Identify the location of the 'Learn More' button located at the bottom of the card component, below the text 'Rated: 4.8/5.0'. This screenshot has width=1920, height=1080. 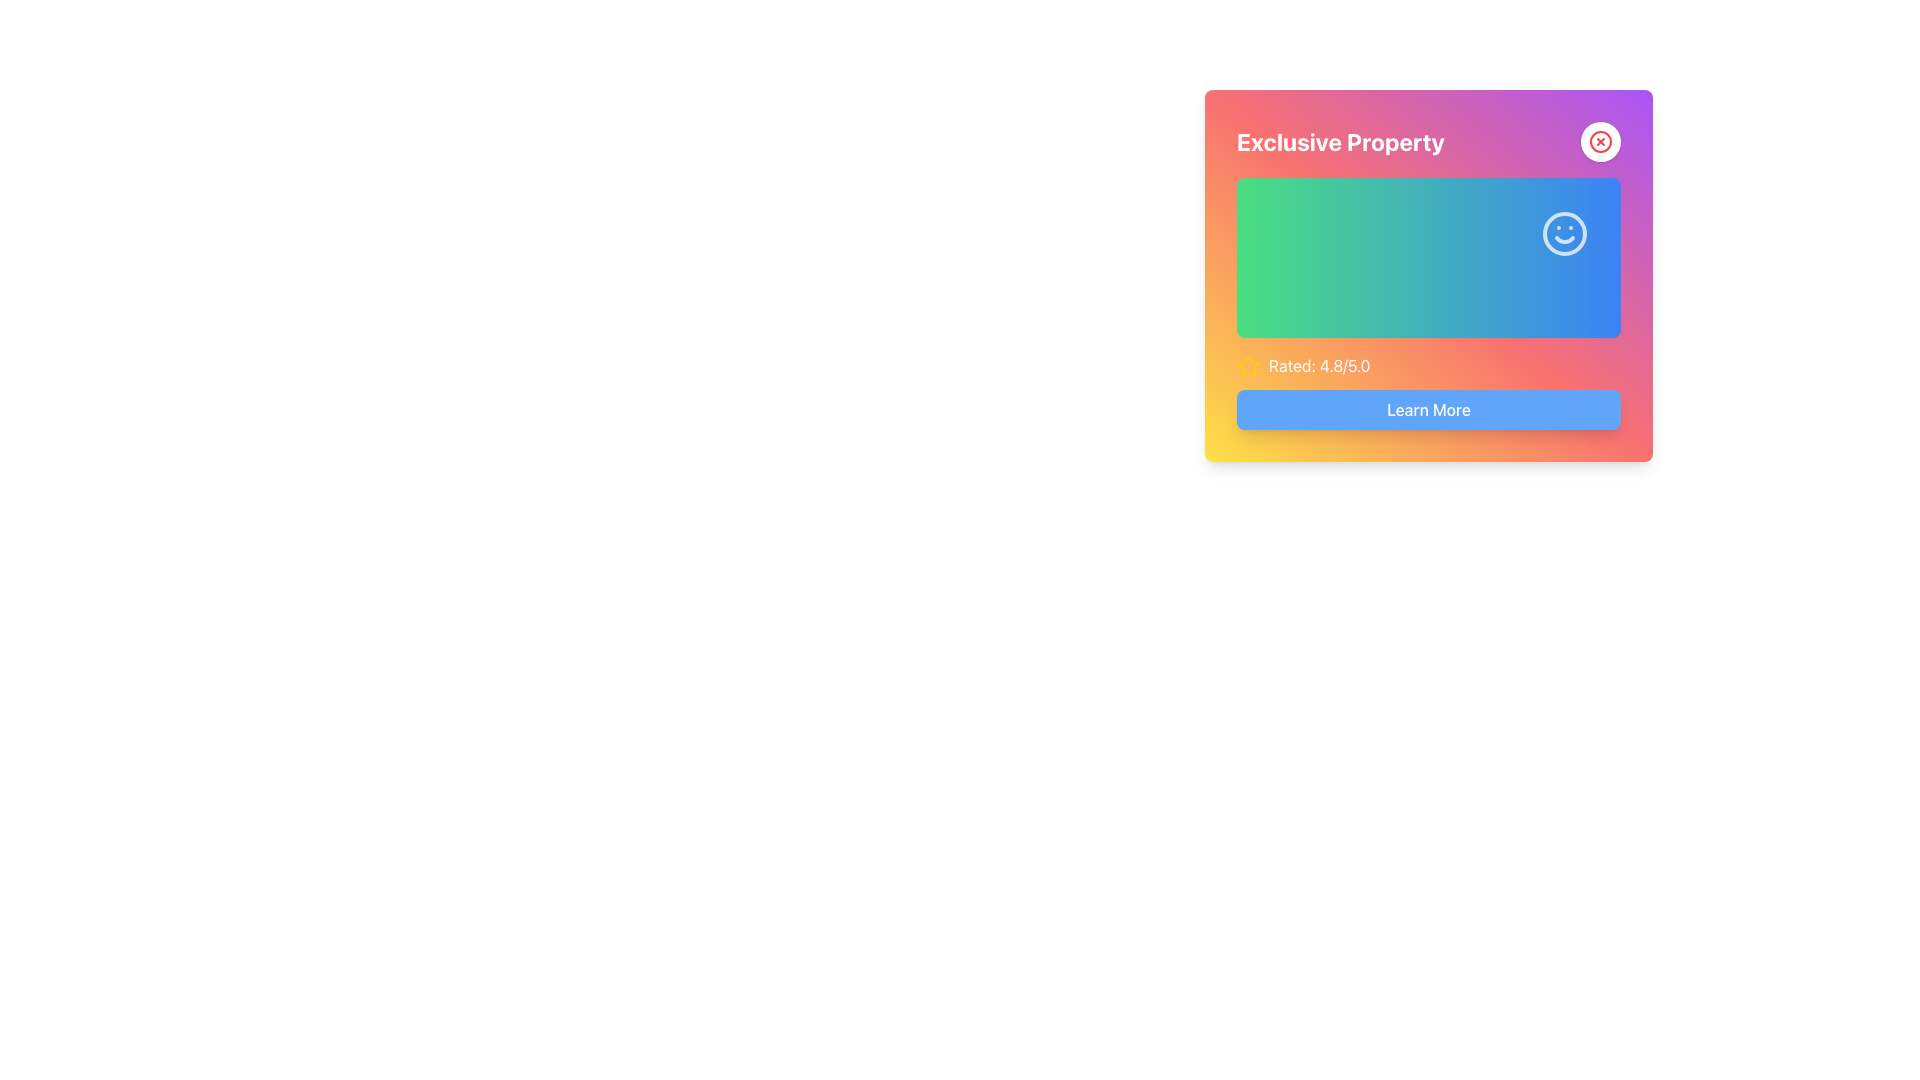
(1428, 408).